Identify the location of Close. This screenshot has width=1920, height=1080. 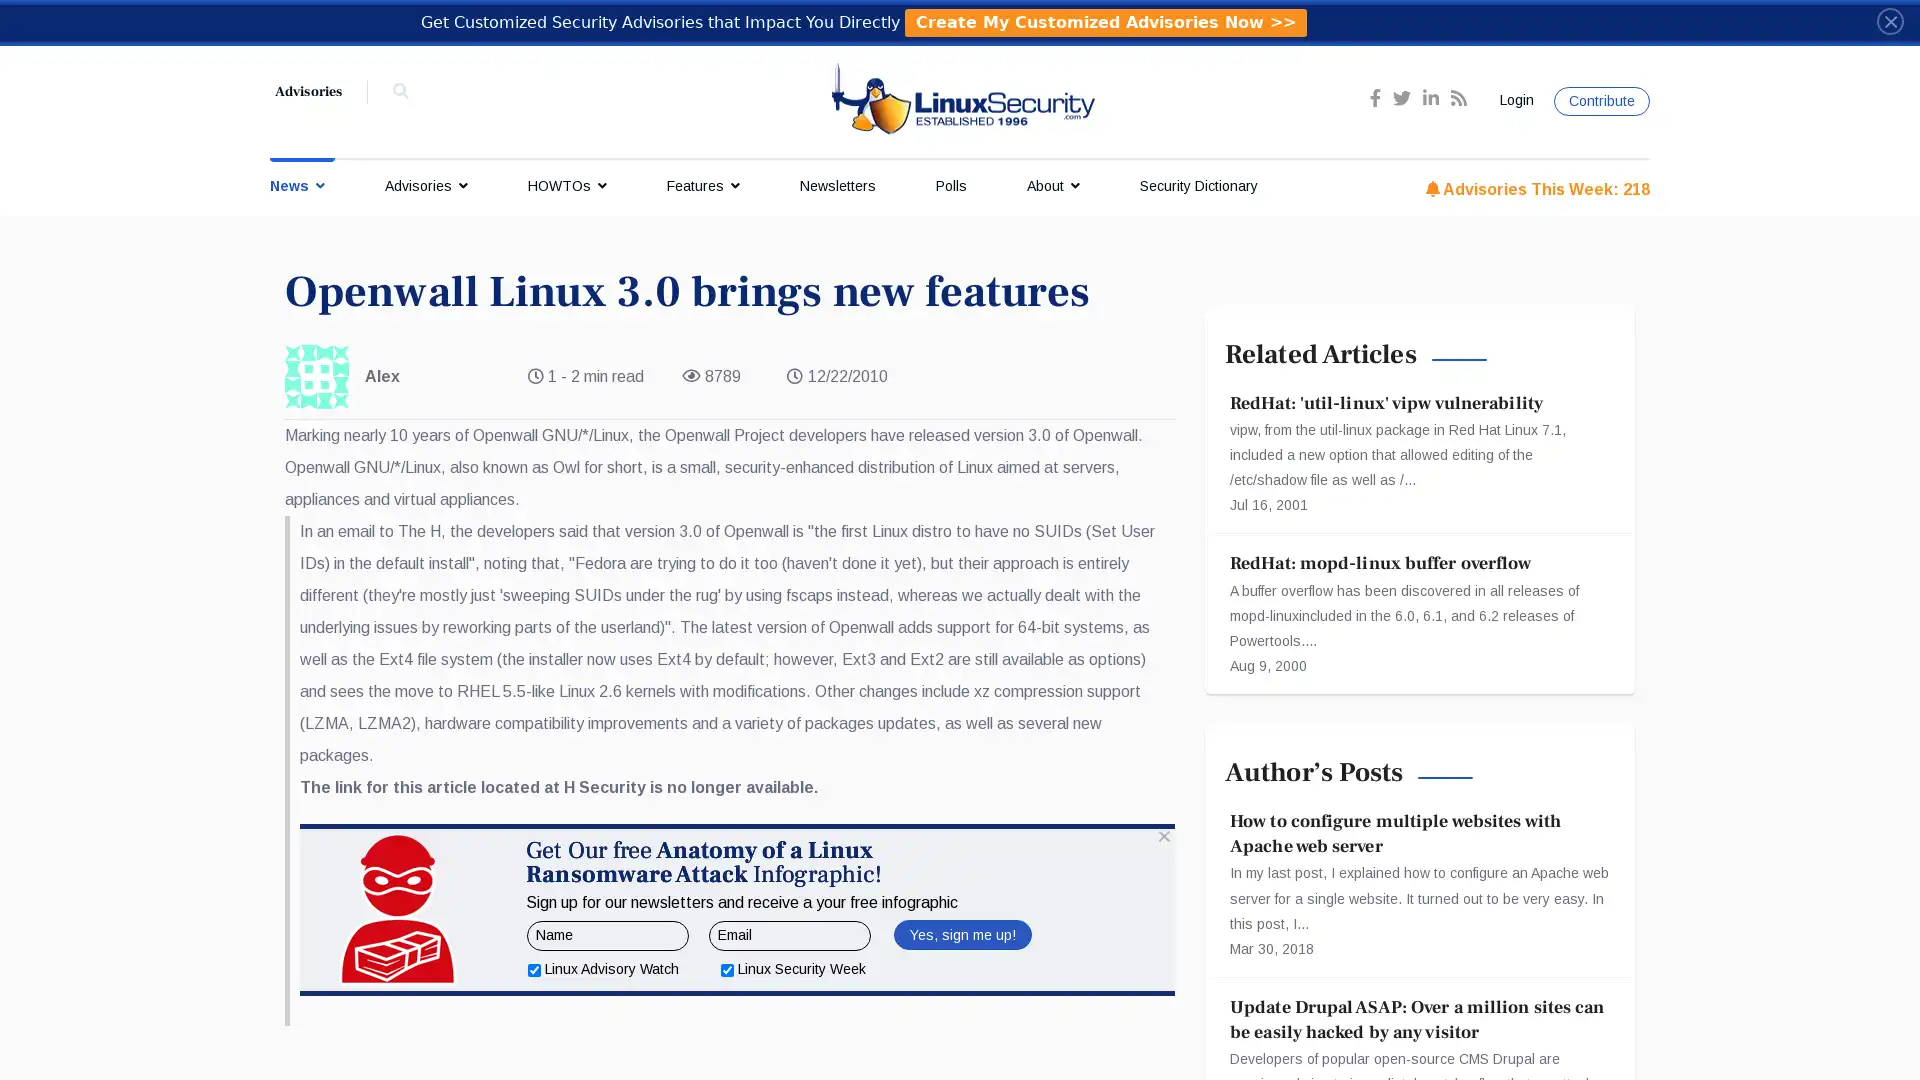
(1889, 20).